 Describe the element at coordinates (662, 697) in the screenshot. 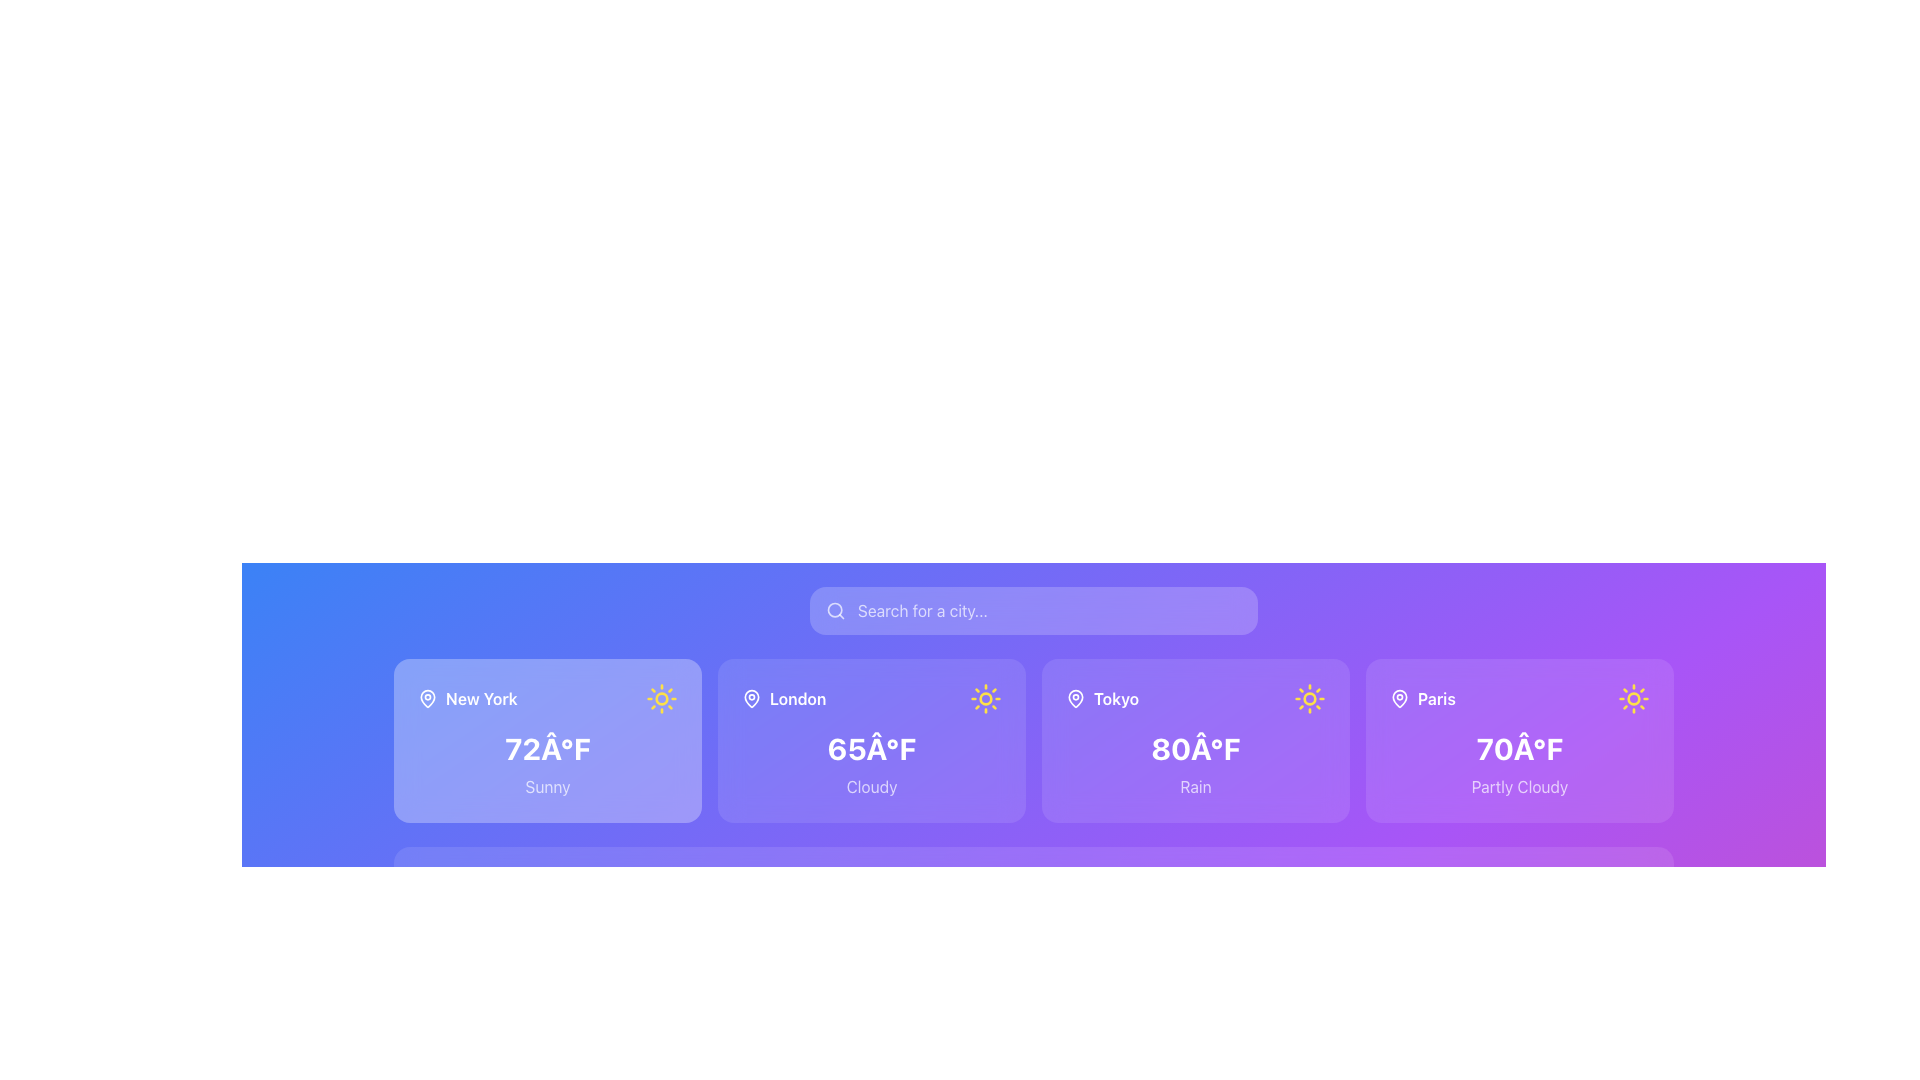

I see `the small circle centered within the sun icon on the weather card for 'New York.'` at that location.